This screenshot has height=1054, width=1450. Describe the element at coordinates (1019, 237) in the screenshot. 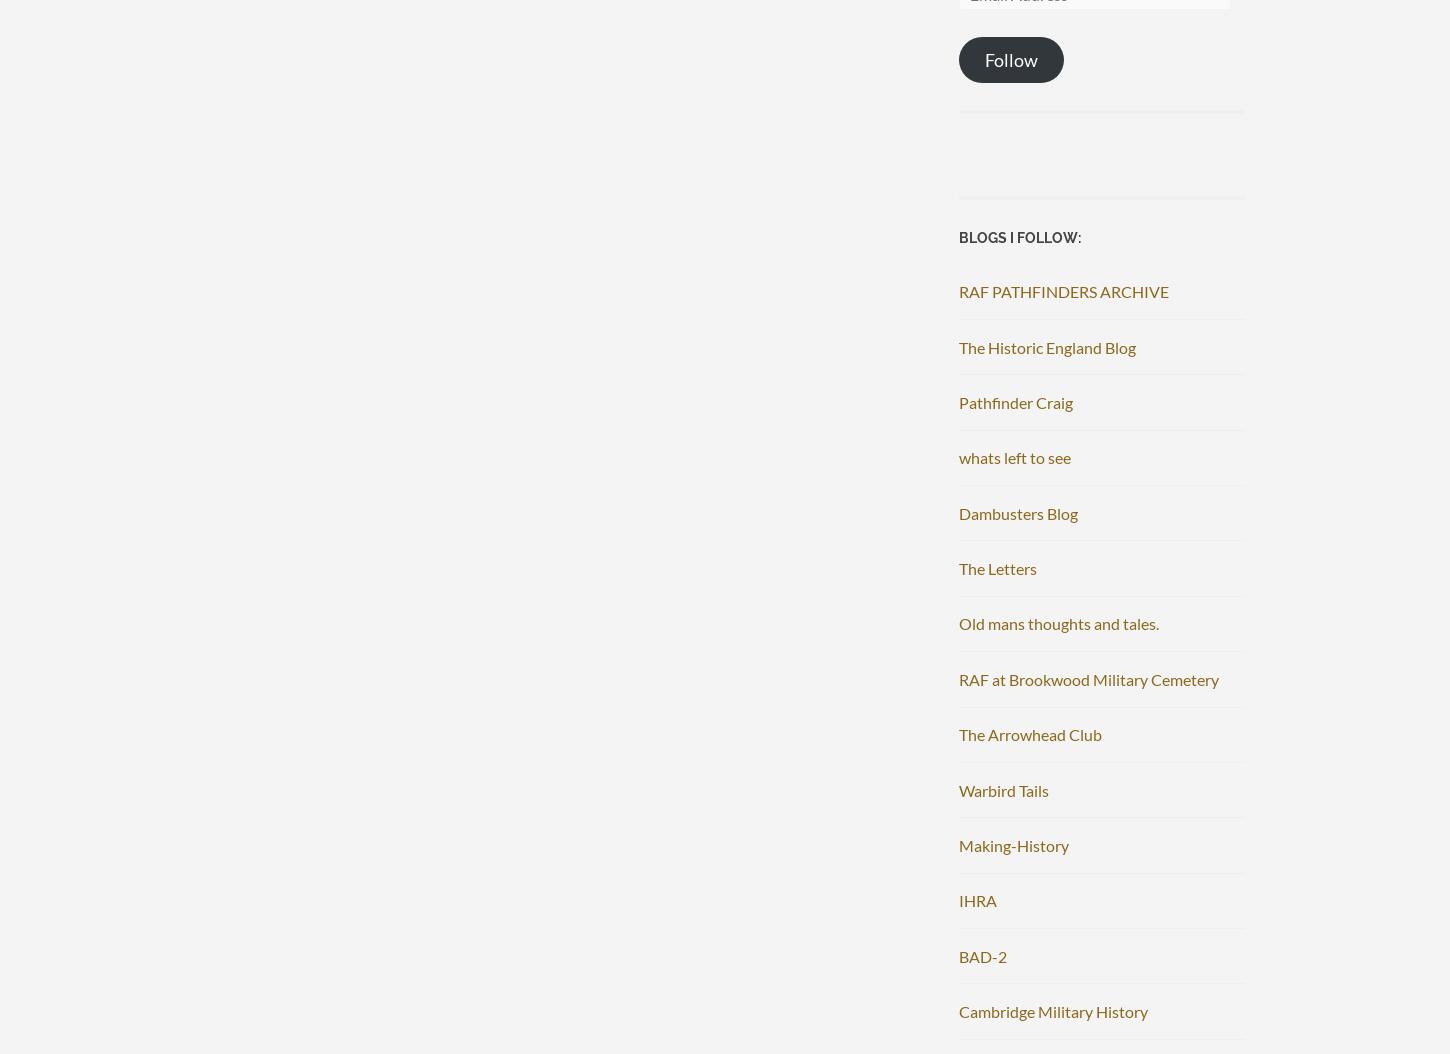

I see `'Blogs I follow:'` at that location.